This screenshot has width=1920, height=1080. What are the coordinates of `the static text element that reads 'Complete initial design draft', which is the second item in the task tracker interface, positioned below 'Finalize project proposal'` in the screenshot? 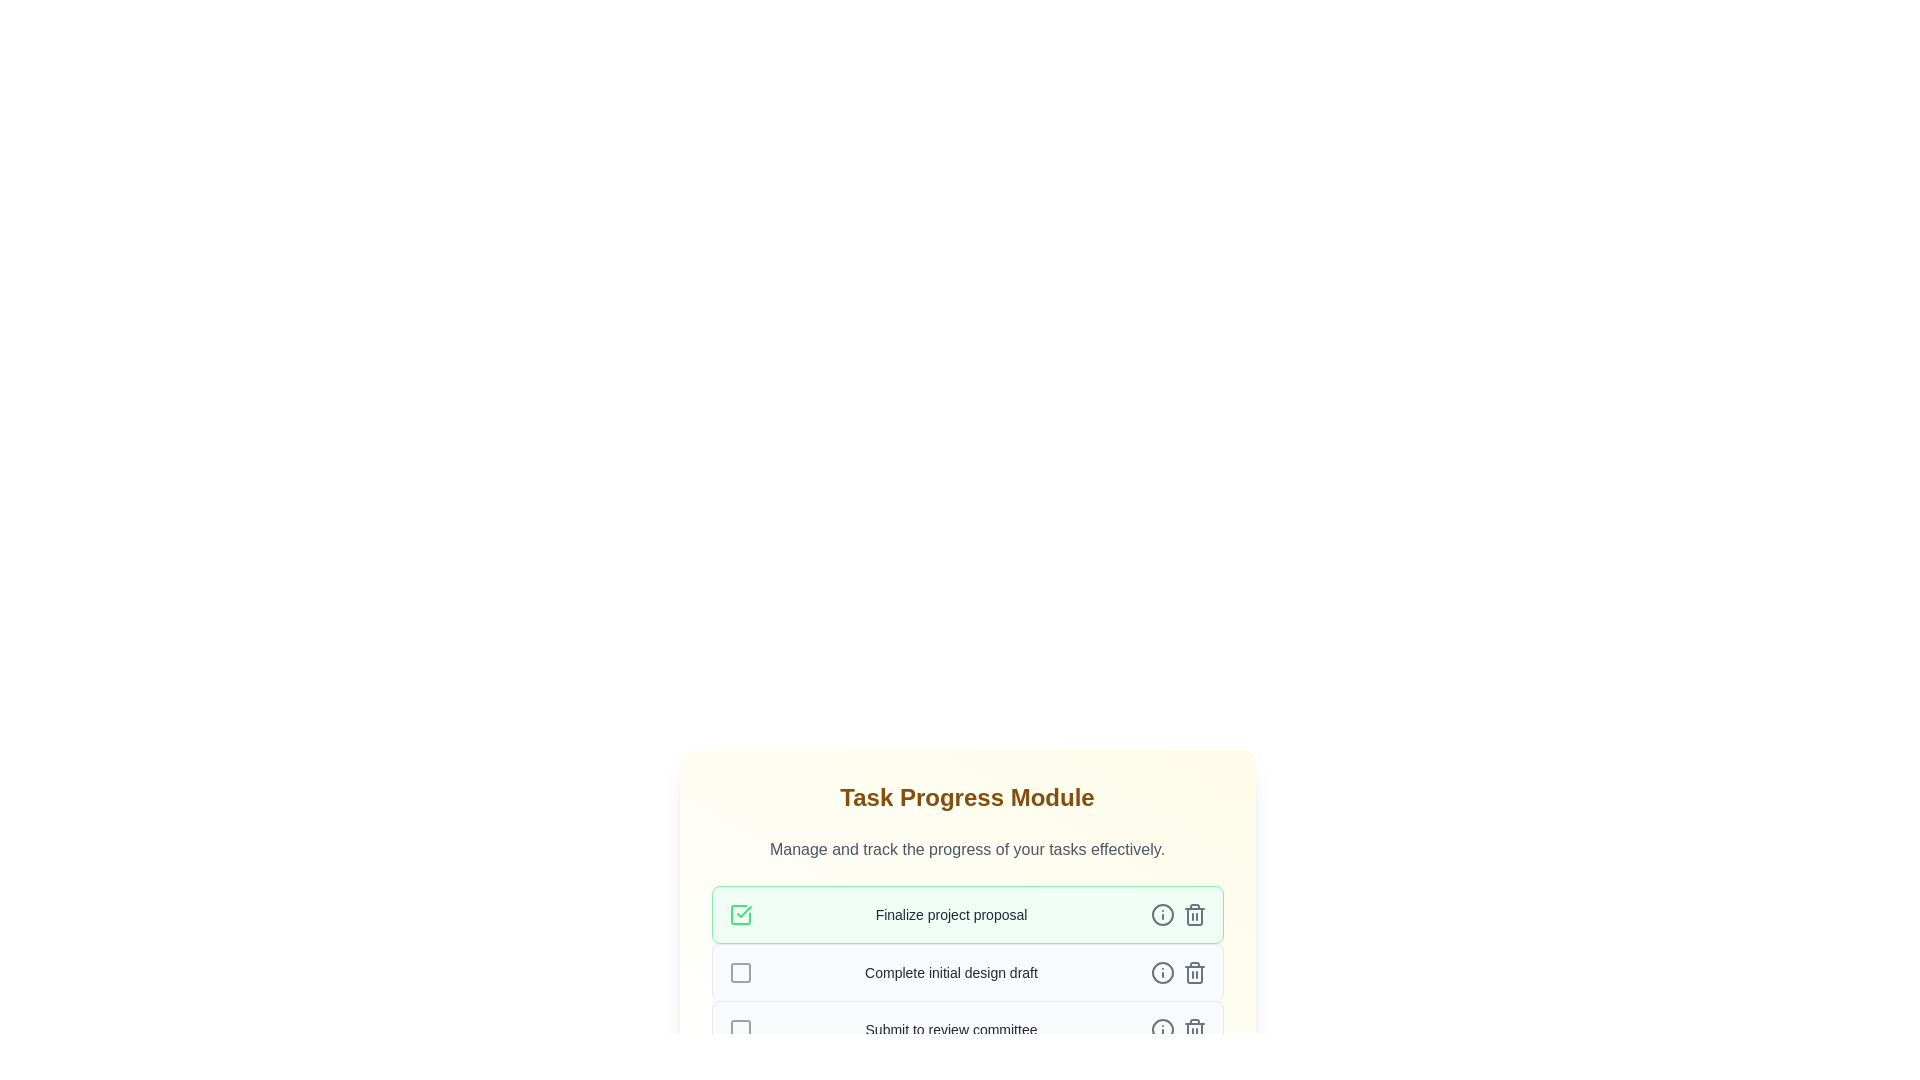 It's located at (950, 971).